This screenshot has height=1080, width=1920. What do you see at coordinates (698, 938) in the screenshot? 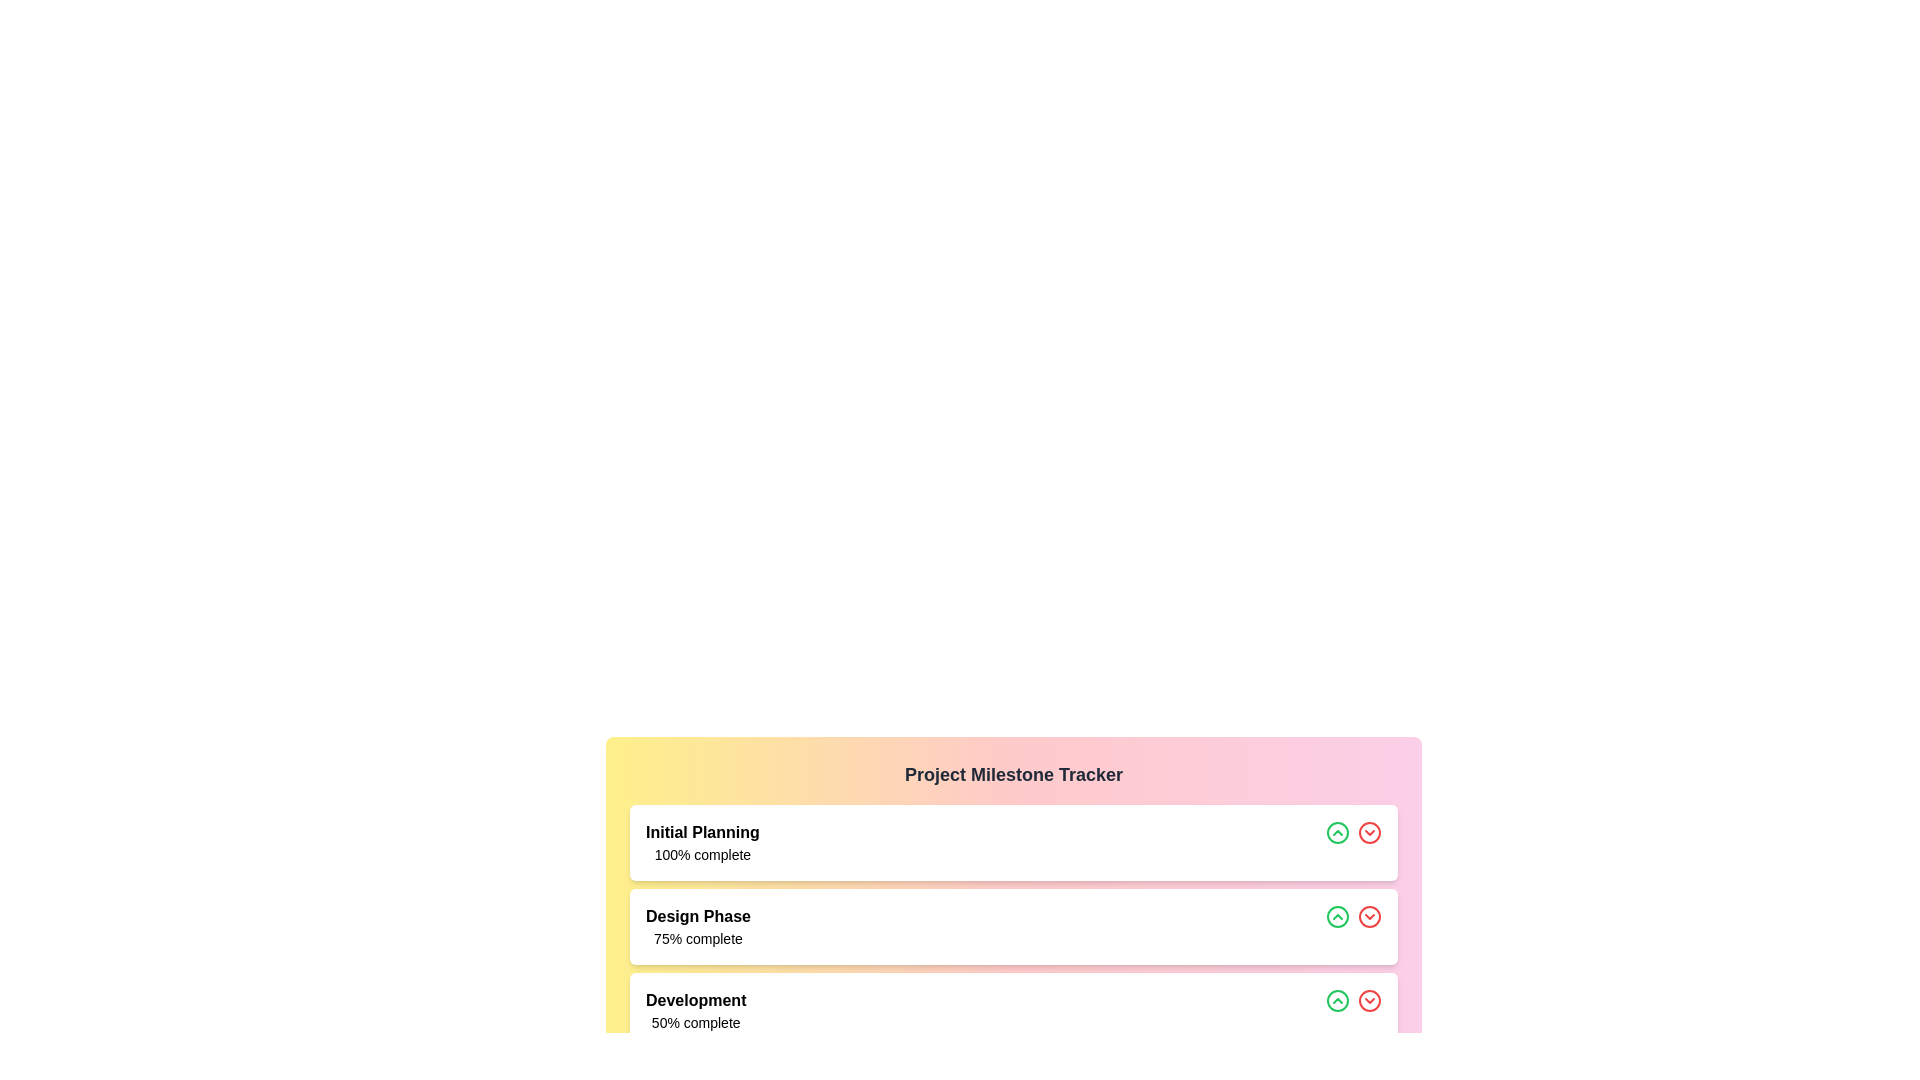
I see `the text label displaying '75% complete', which is located below the bolded text label 'Design Phase' in the milestone tracker` at bounding box center [698, 938].